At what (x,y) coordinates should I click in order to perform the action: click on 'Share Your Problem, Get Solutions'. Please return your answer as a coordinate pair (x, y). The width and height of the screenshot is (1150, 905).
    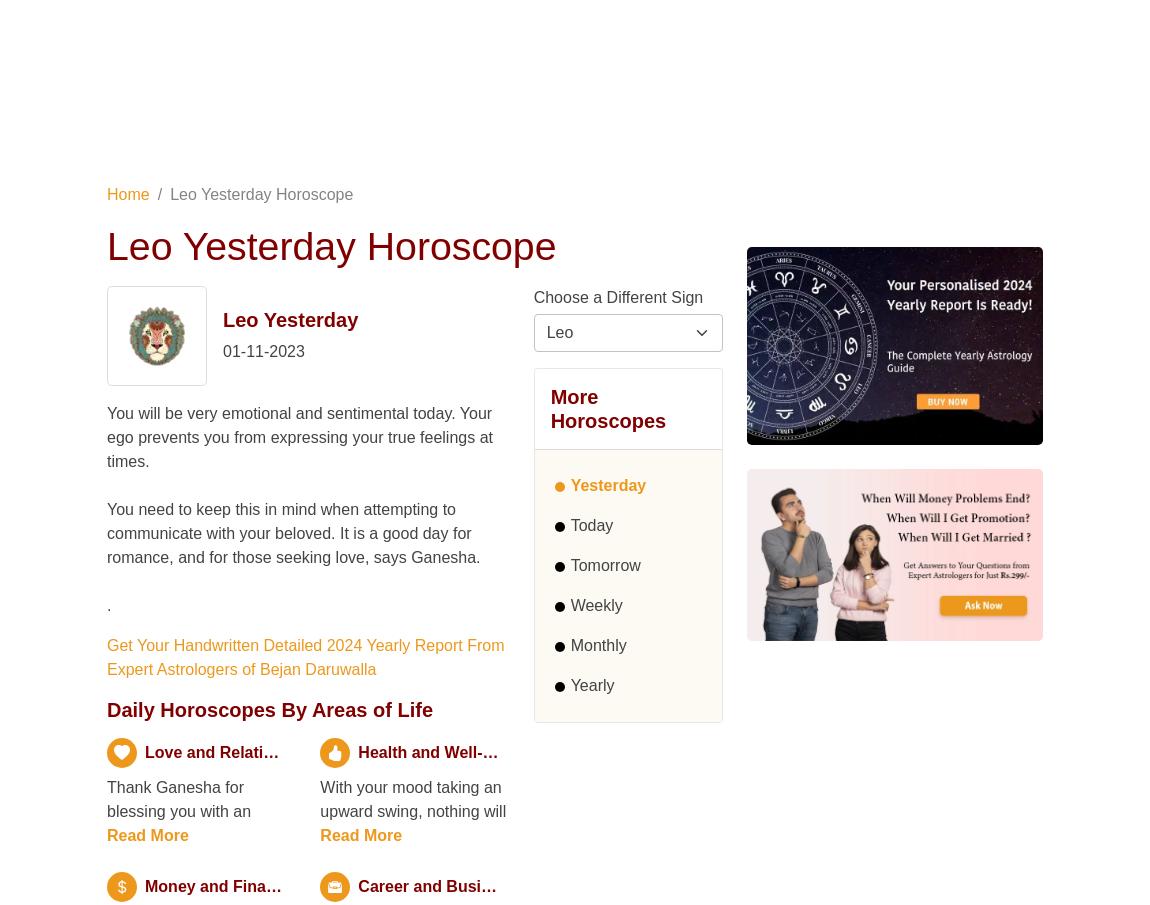
    Looking at the image, I should click on (892, 371).